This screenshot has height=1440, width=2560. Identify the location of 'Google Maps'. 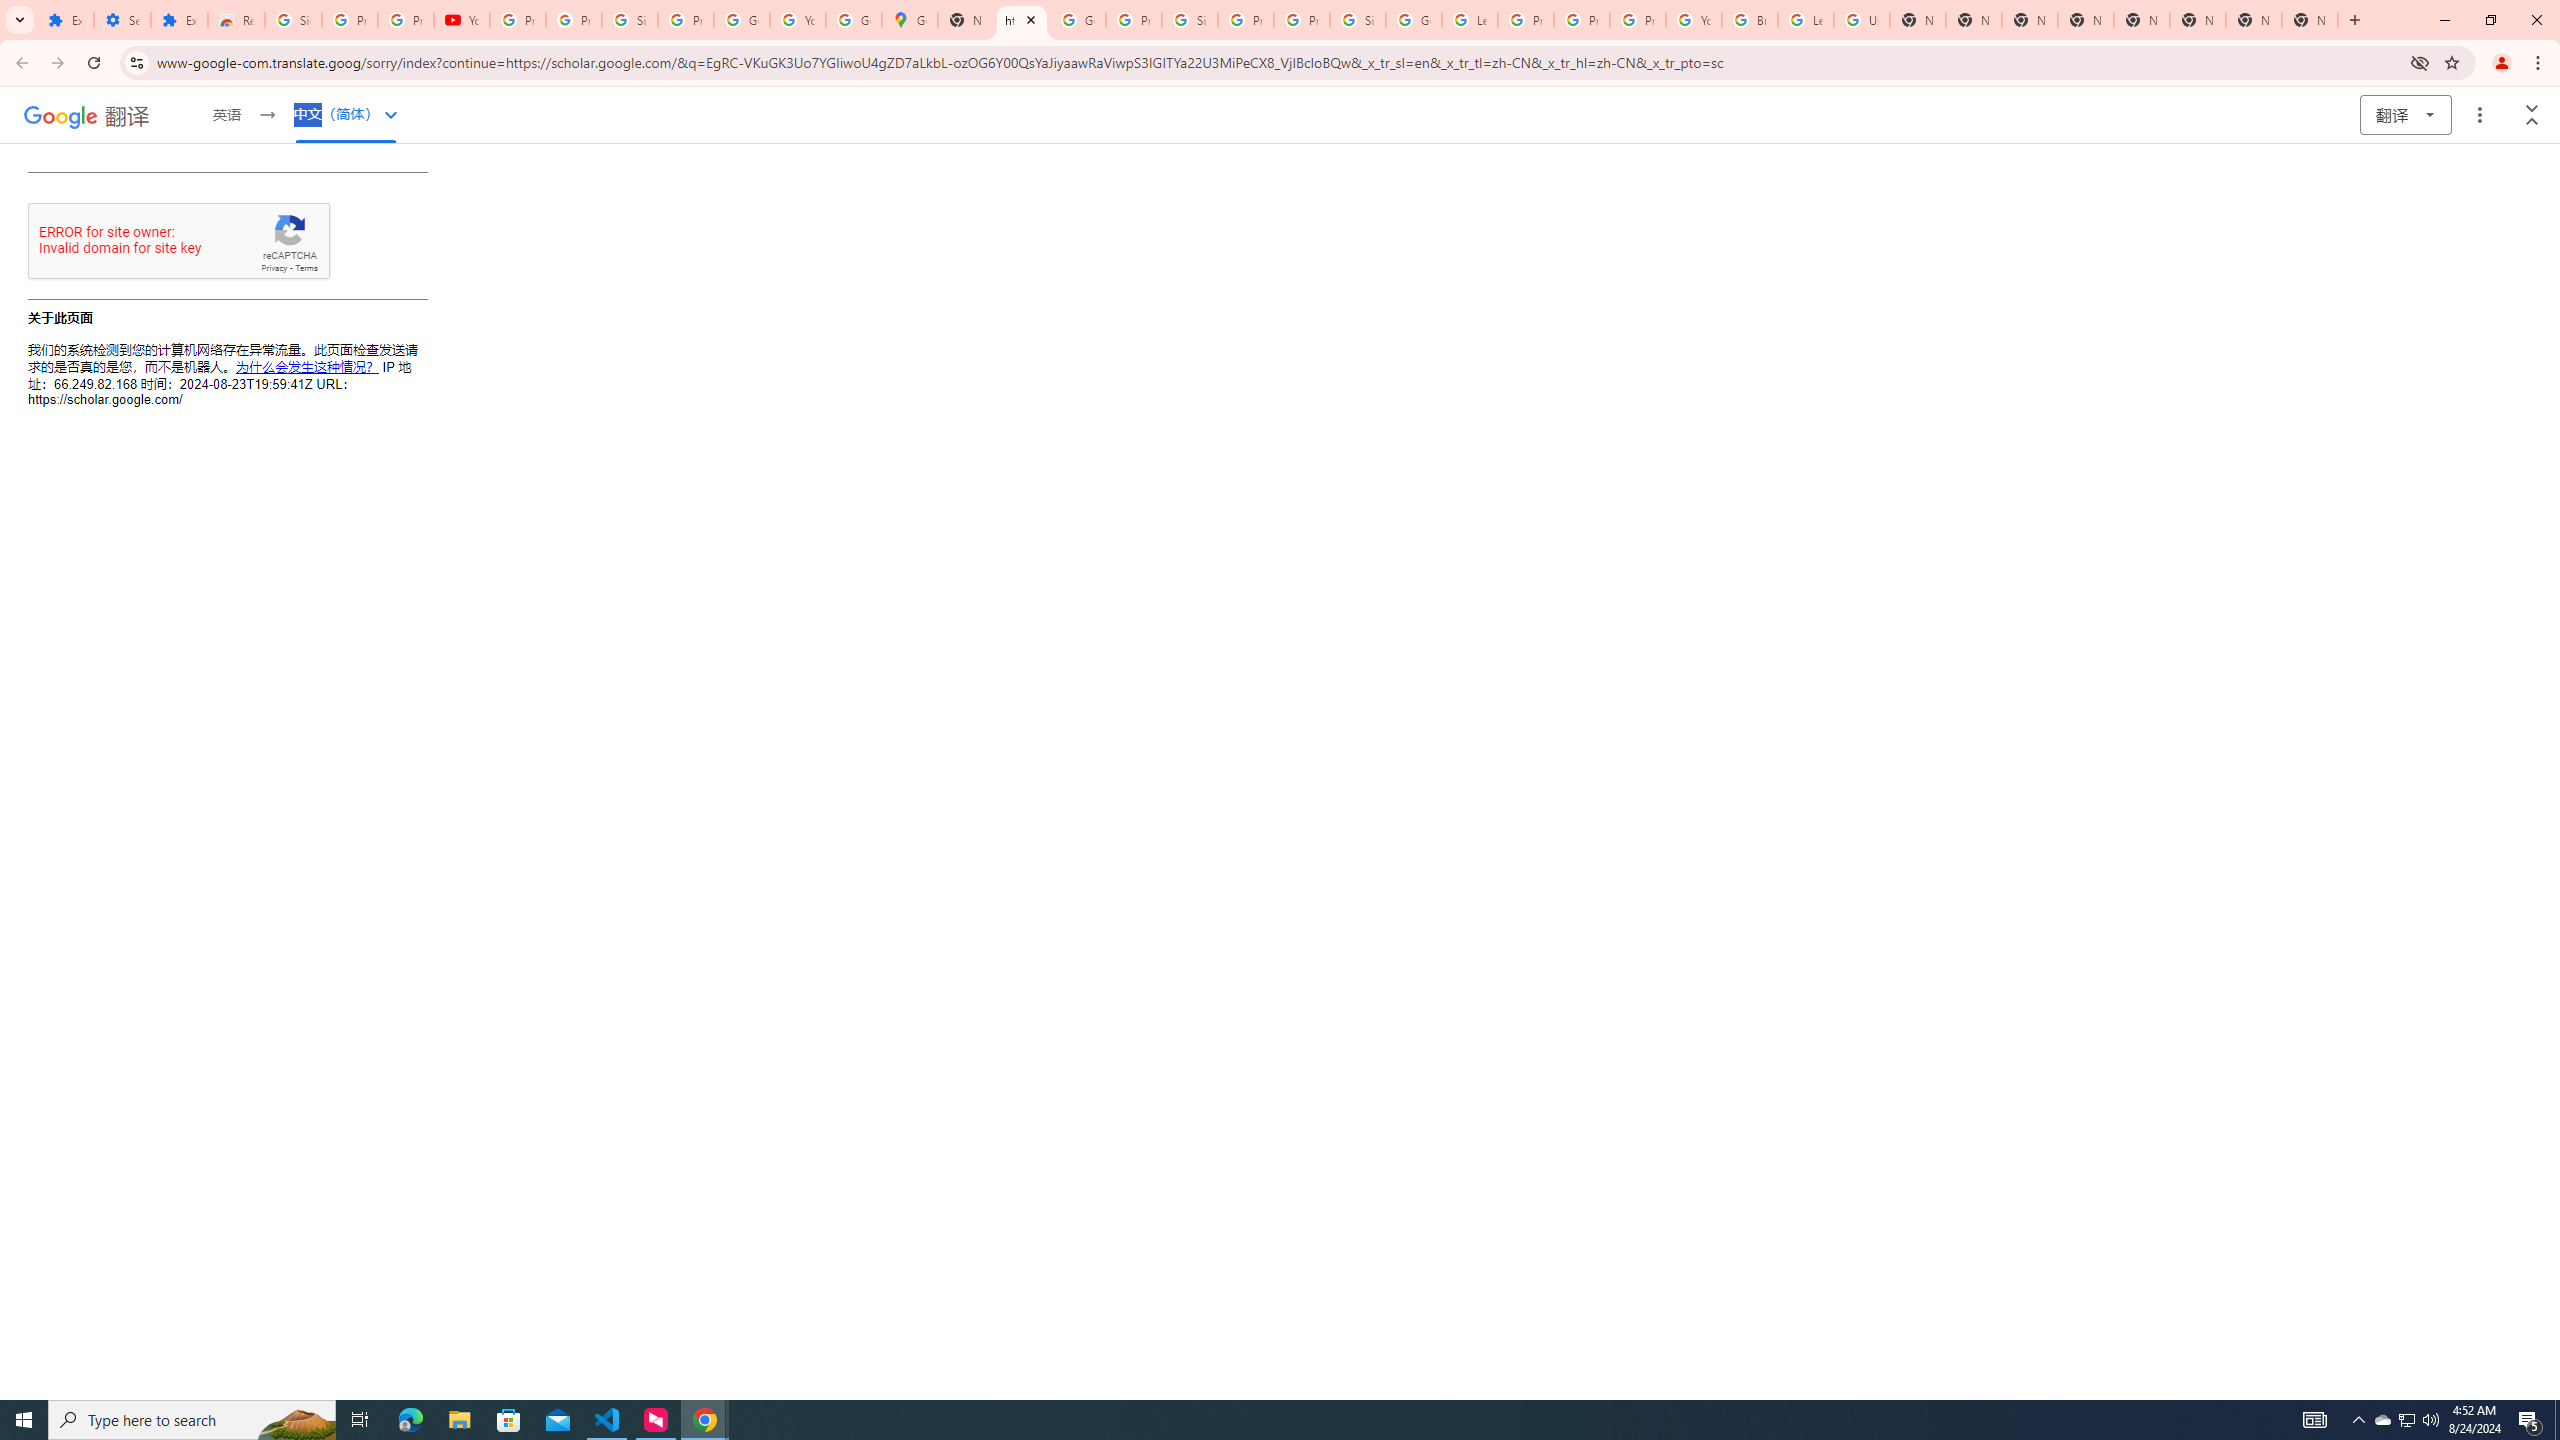
(909, 19).